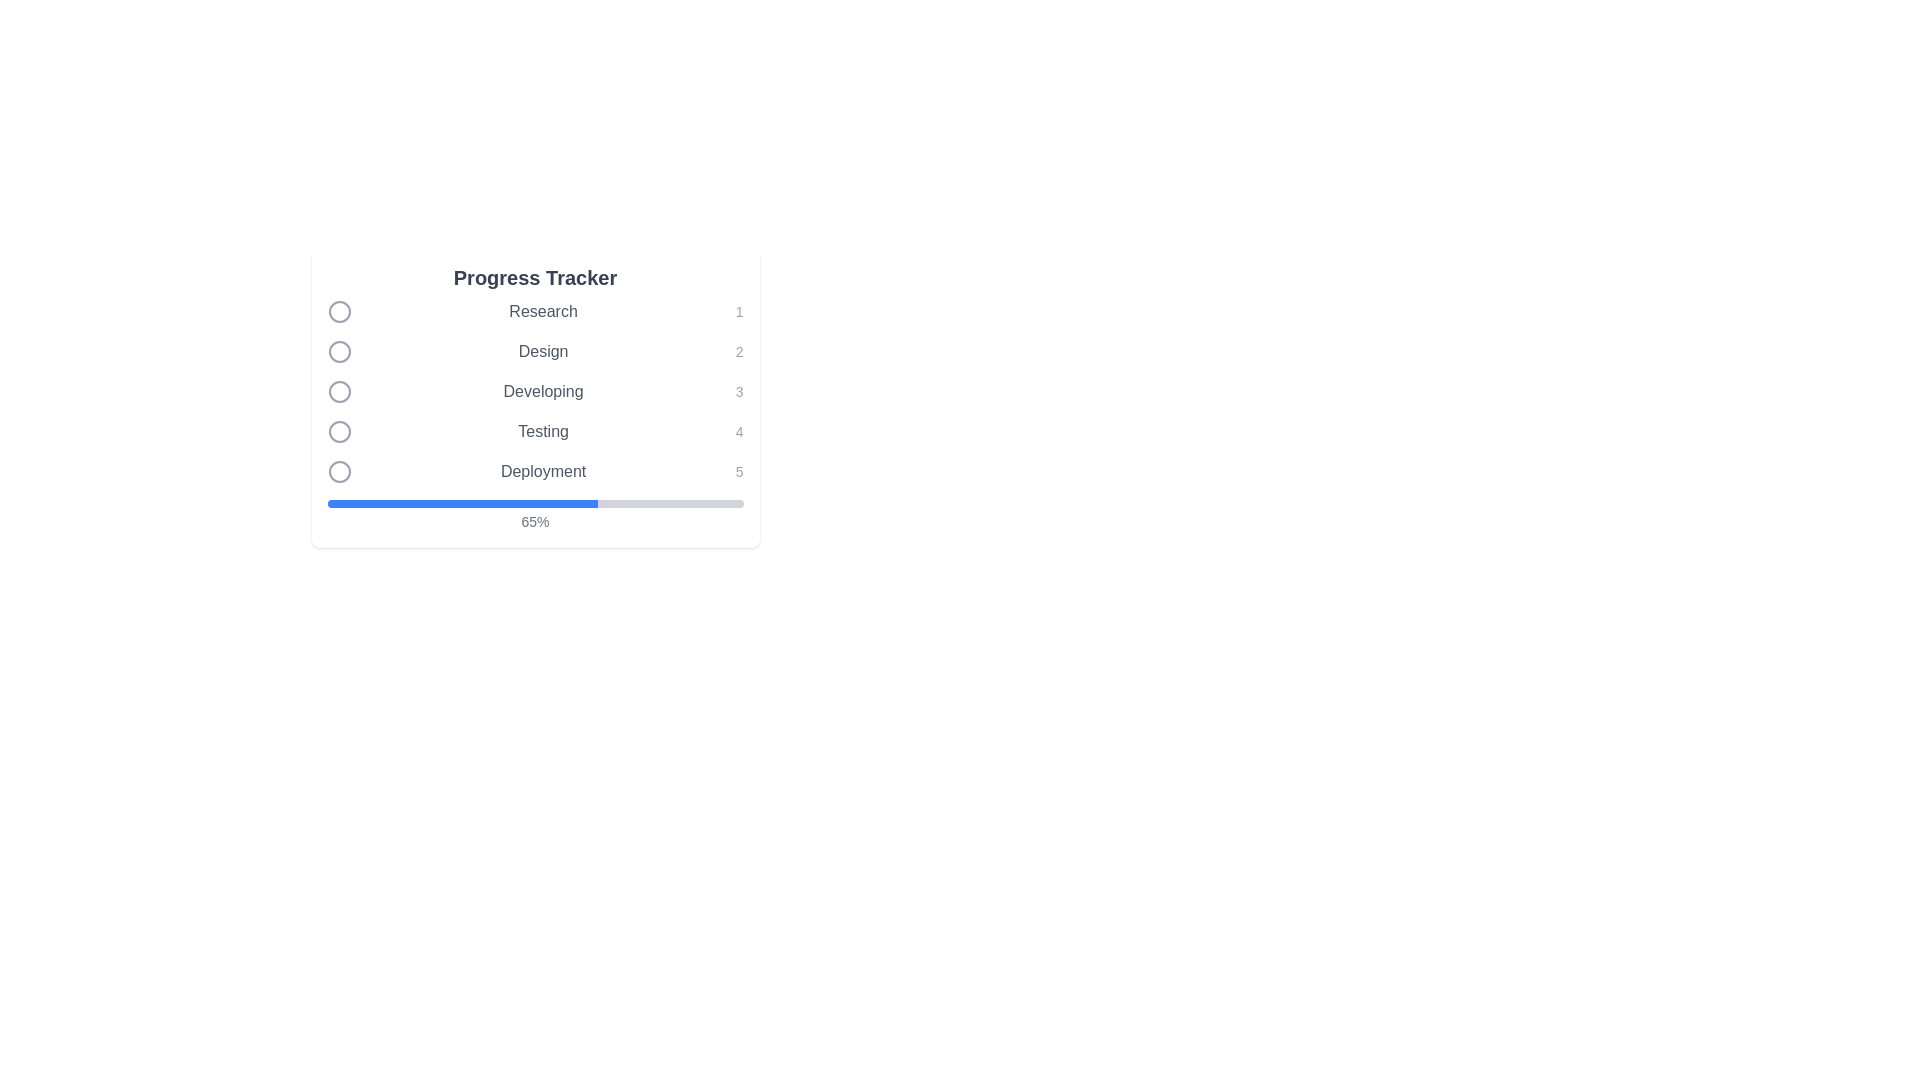 Image resolution: width=1920 pixels, height=1080 pixels. Describe the element at coordinates (339, 312) in the screenshot. I see `the Circle icon representing the first step ('Research') in the progress tracker` at that location.